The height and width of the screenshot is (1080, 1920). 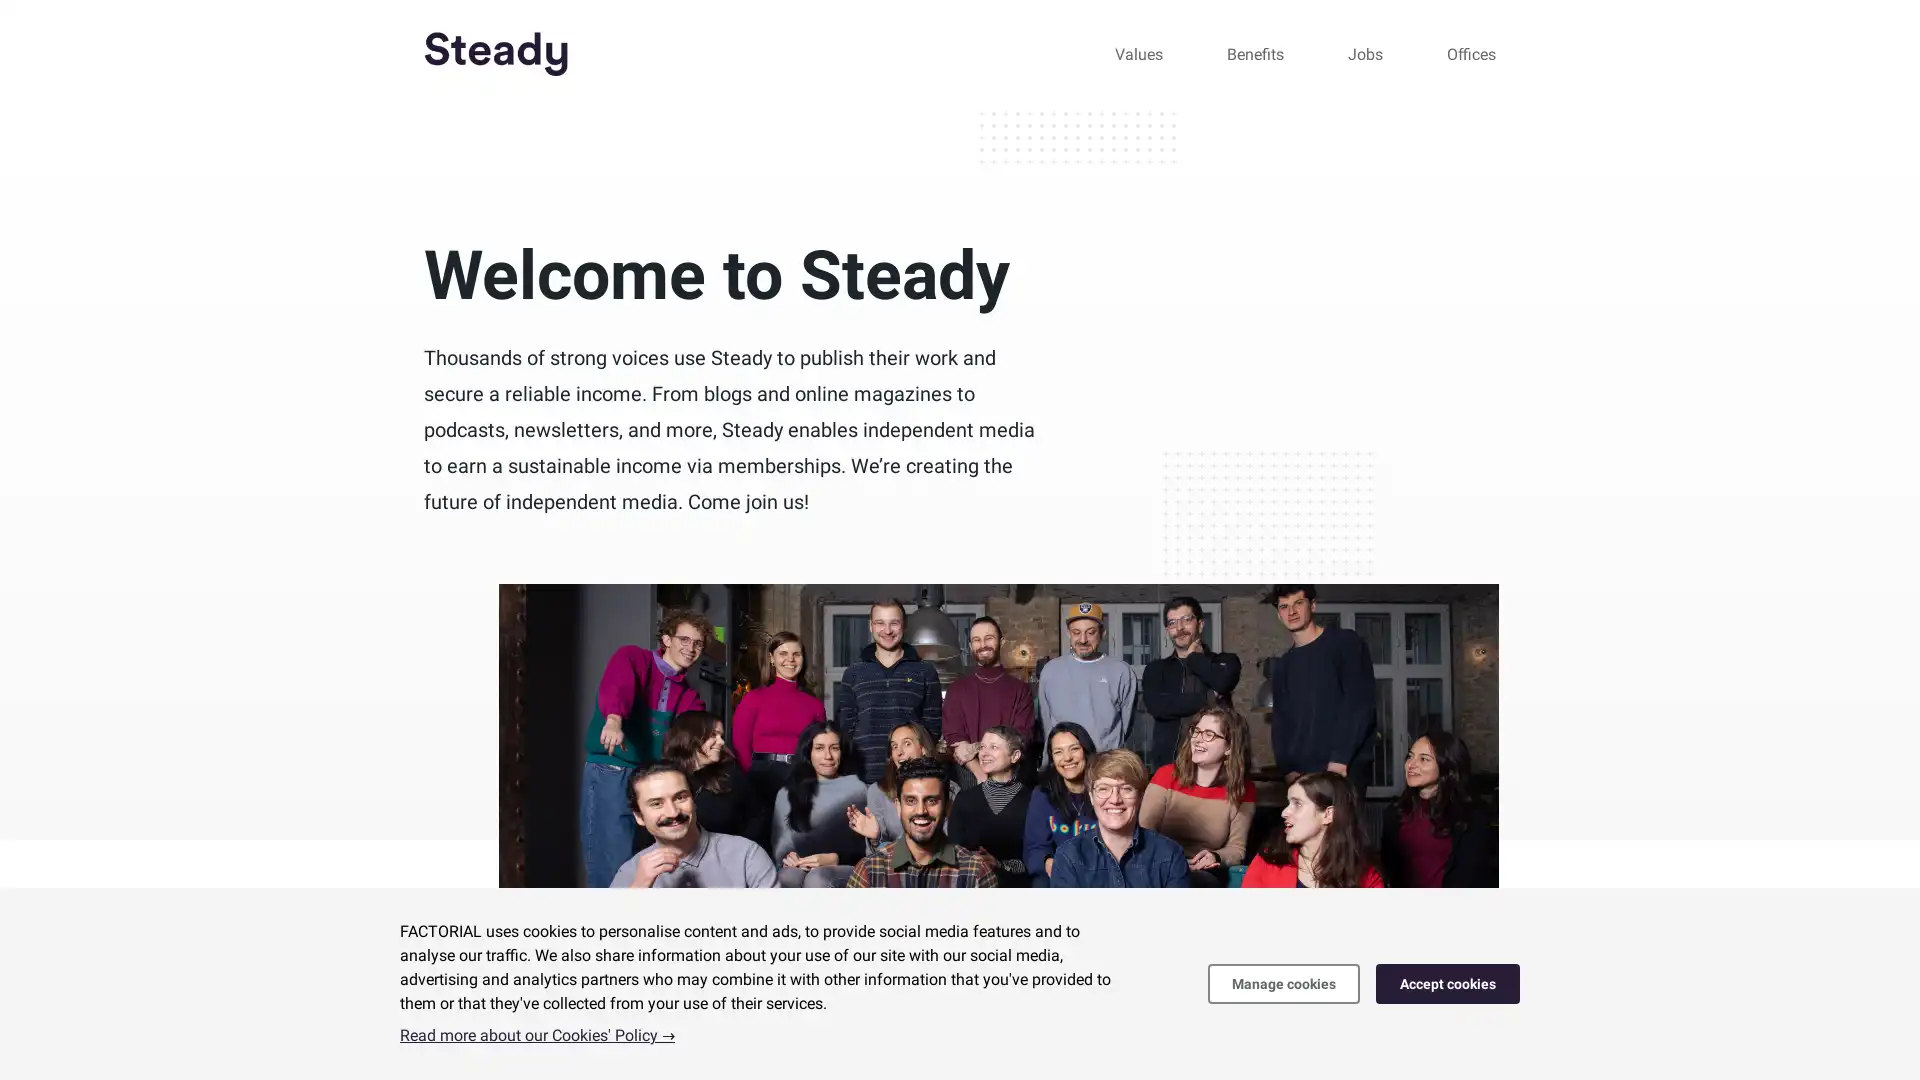 What do you see at coordinates (1283, 982) in the screenshot?
I see `Manage cookies` at bounding box center [1283, 982].